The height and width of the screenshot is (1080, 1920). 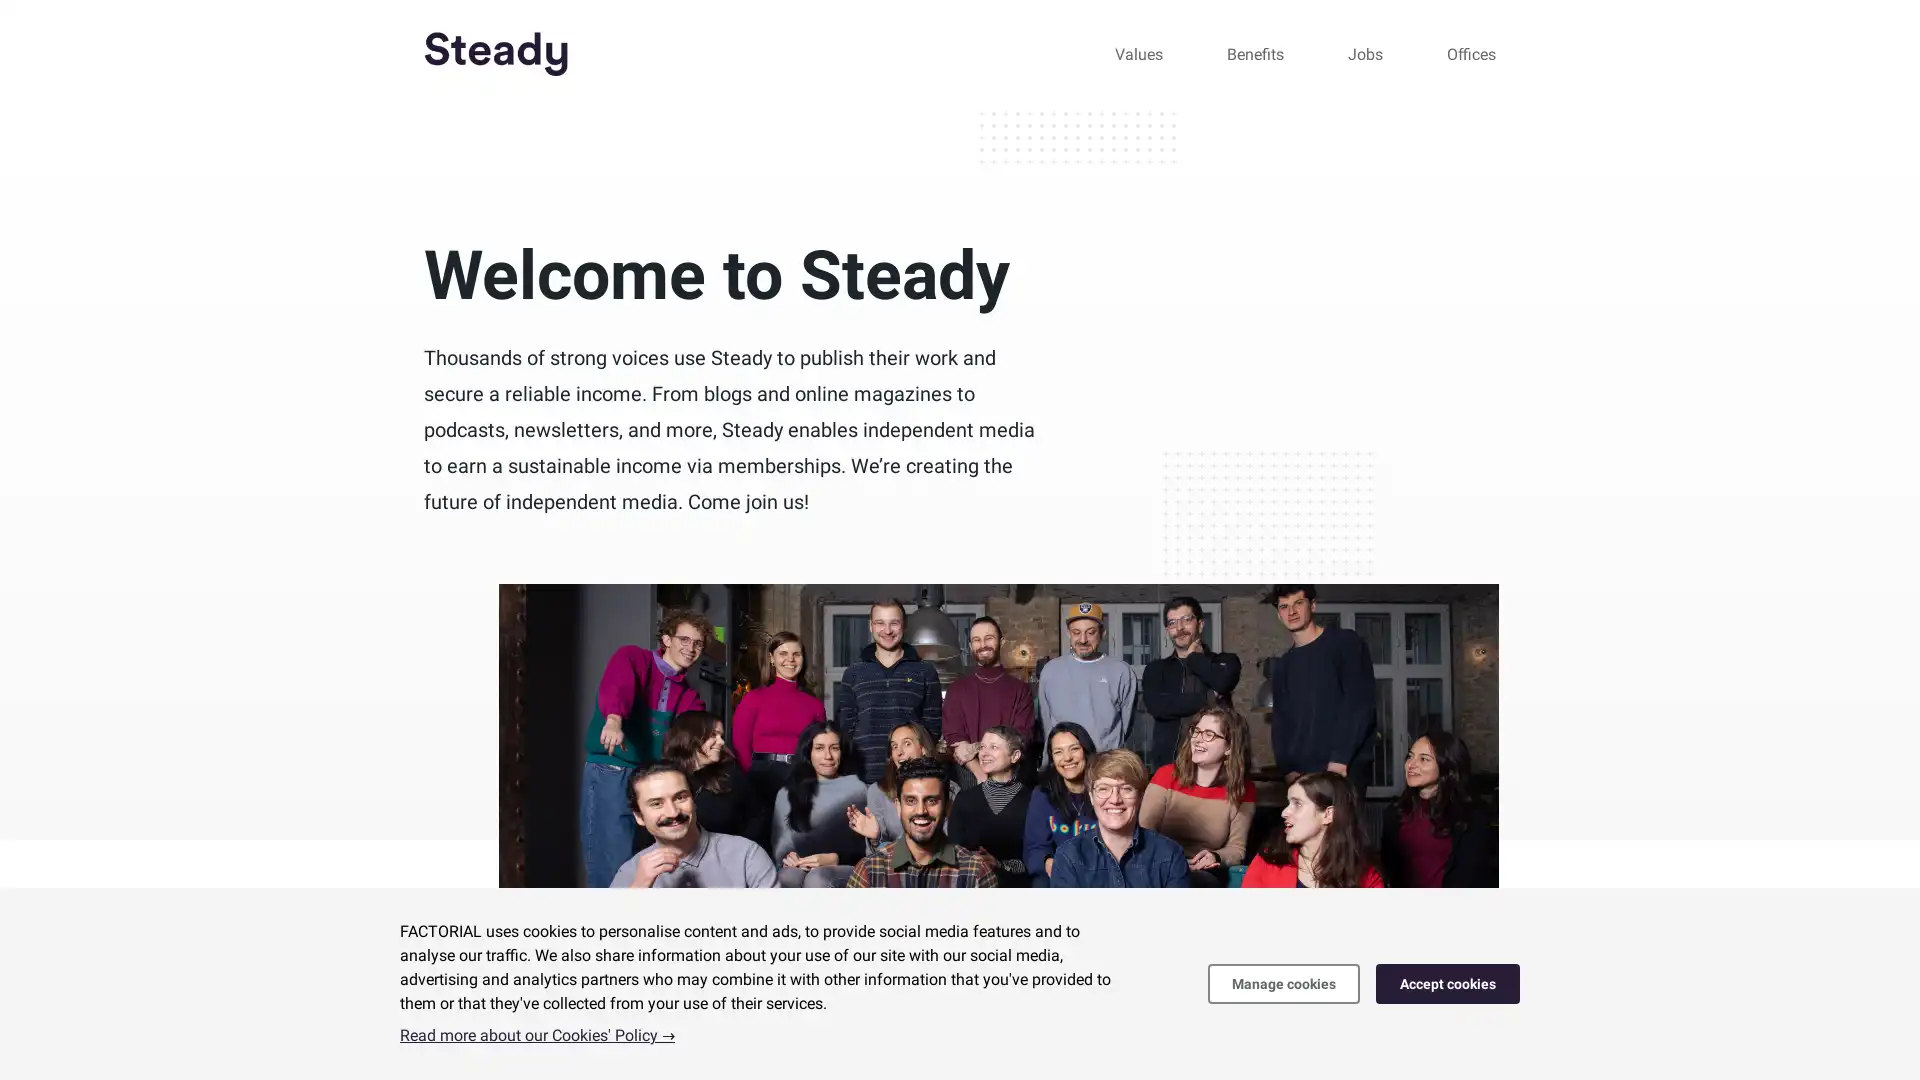 What do you see at coordinates (1283, 982) in the screenshot?
I see `Manage cookies` at bounding box center [1283, 982].